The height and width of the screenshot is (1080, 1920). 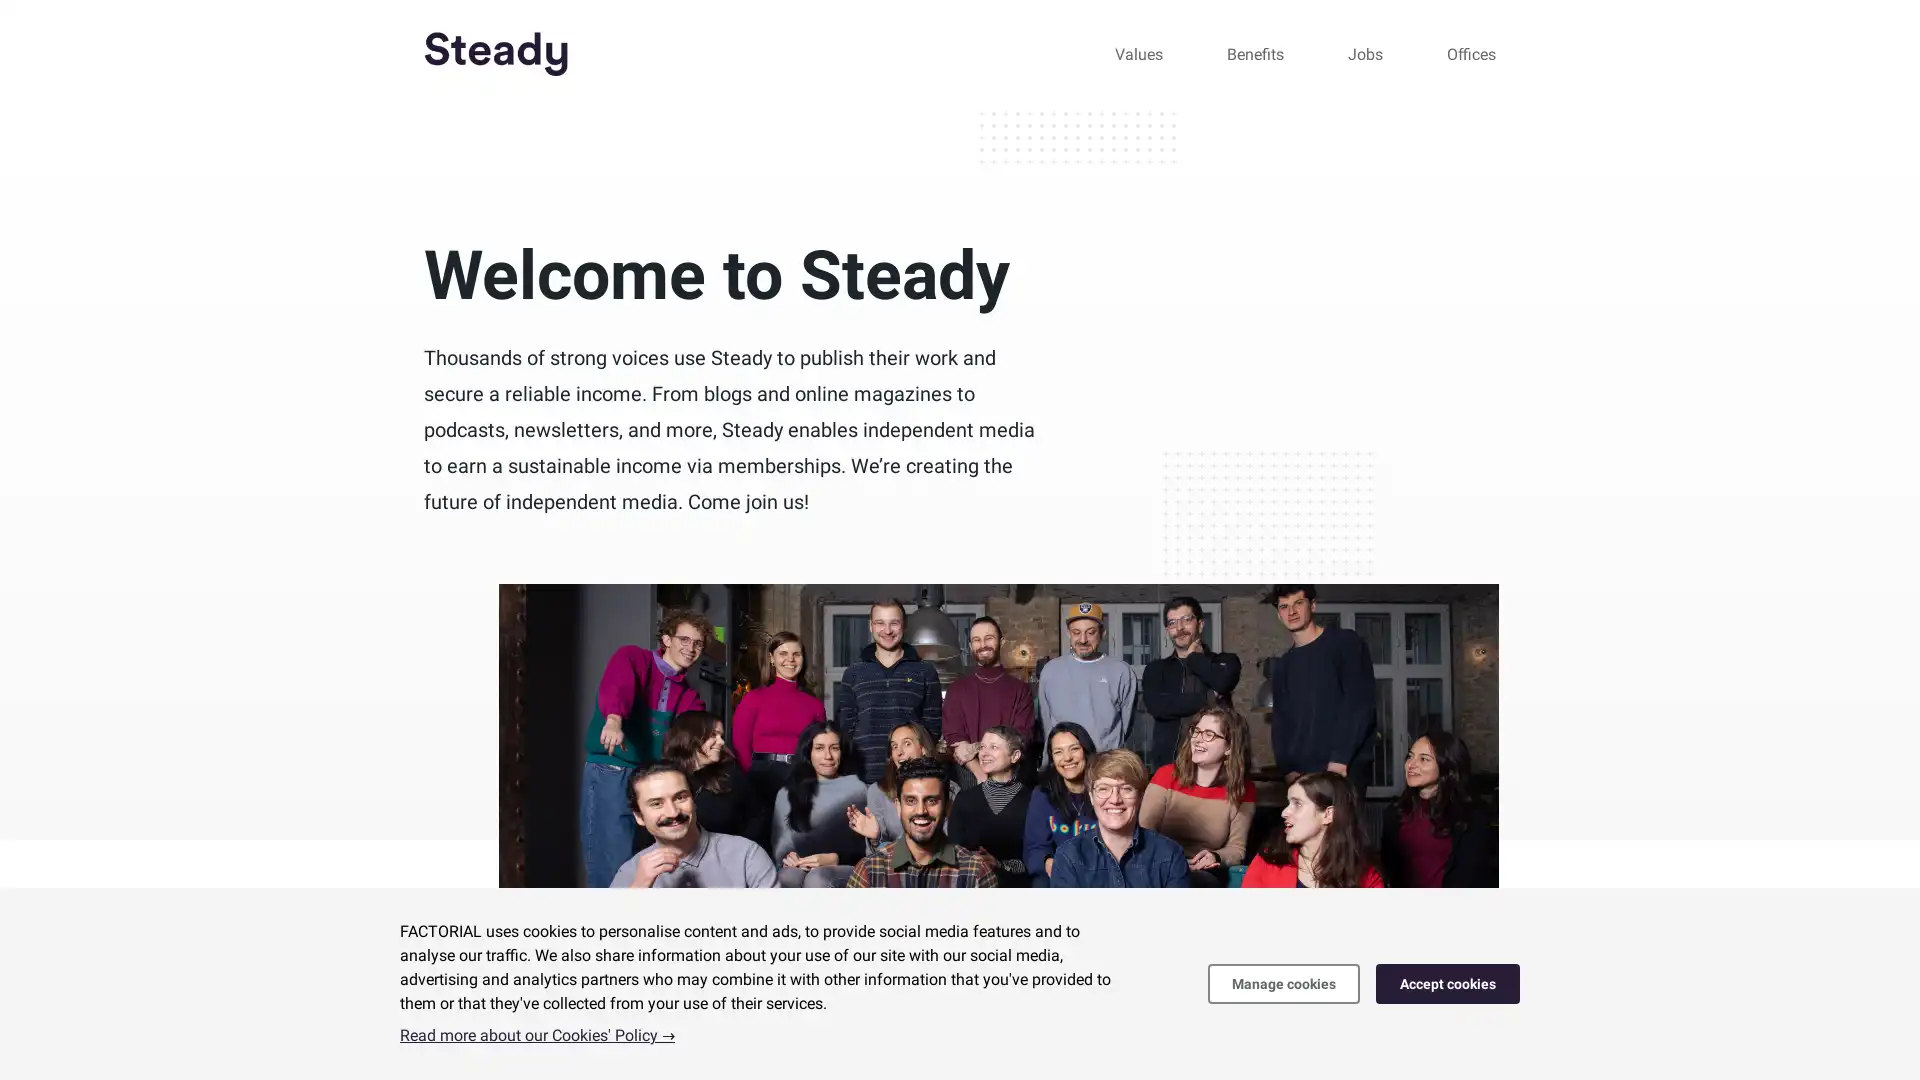 What do you see at coordinates (1283, 982) in the screenshot?
I see `Manage cookies` at bounding box center [1283, 982].